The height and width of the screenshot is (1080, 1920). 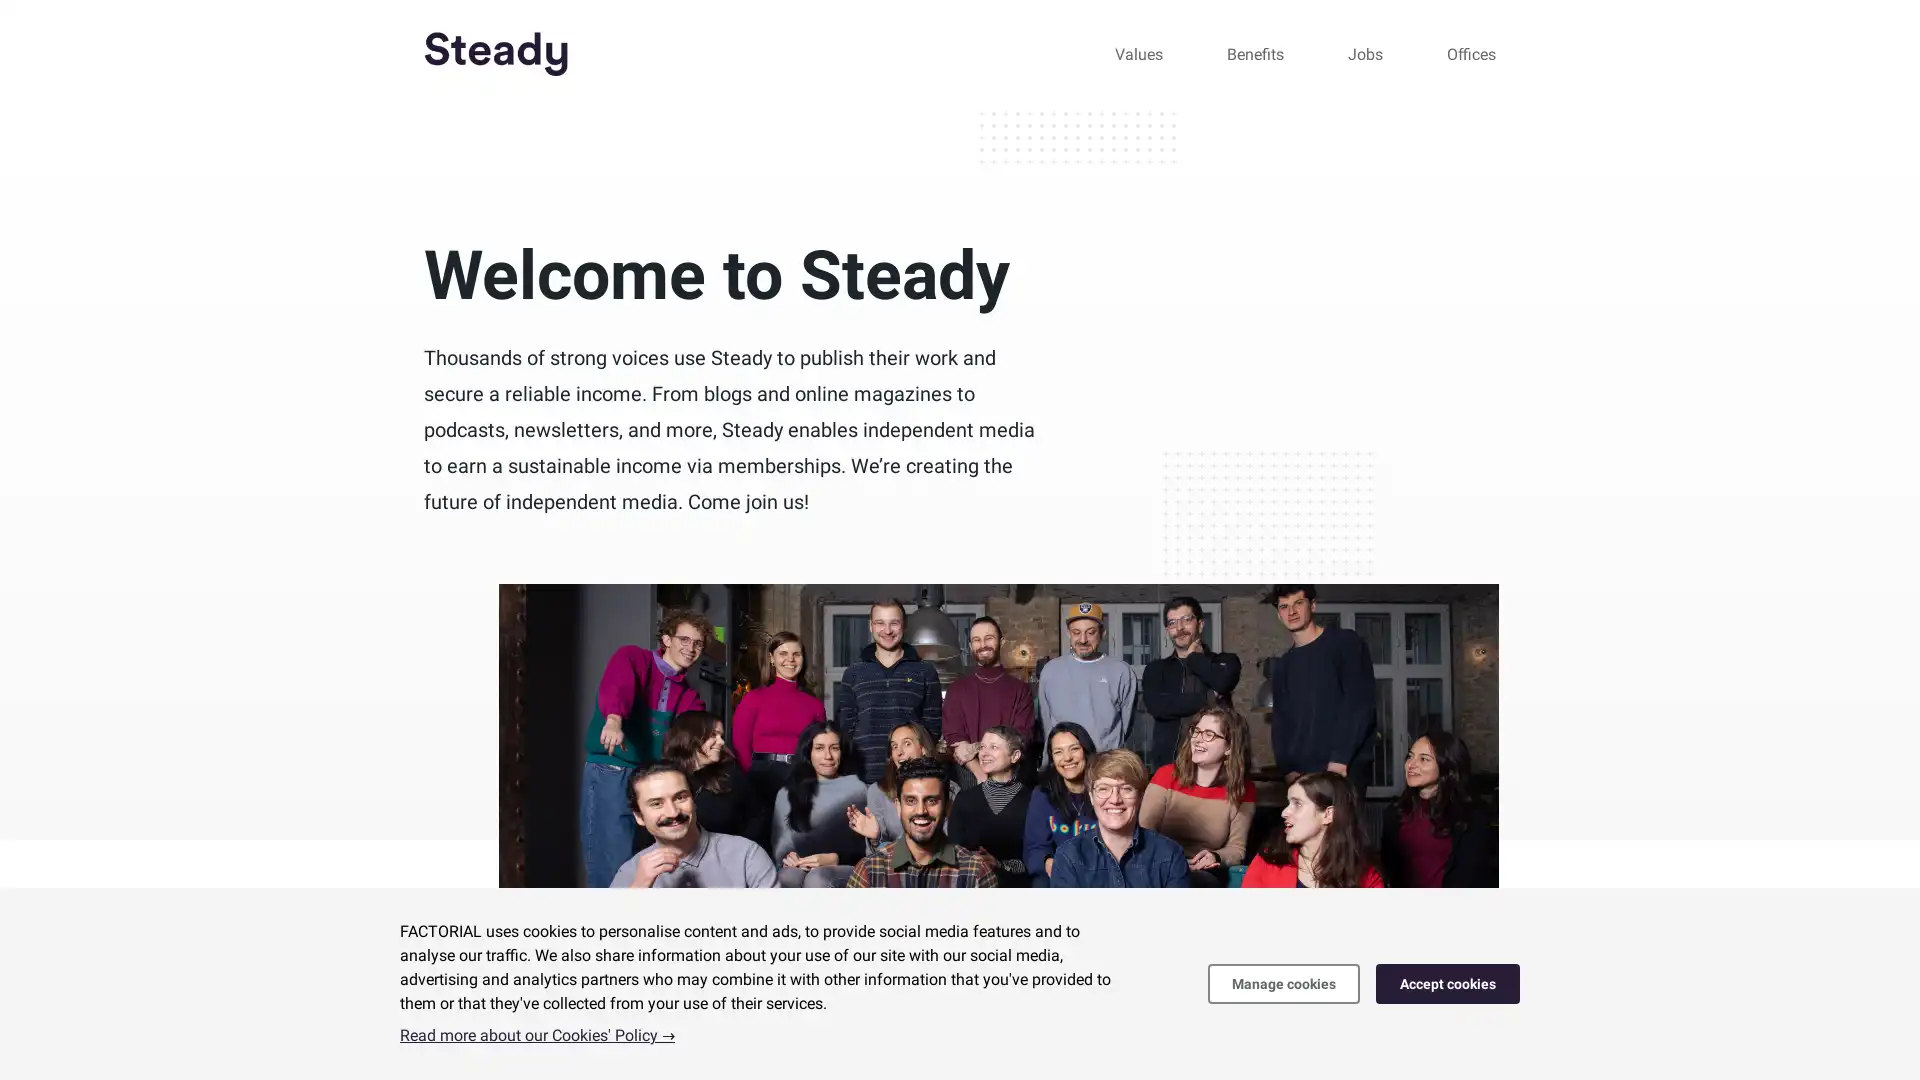 What do you see at coordinates (1283, 982) in the screenshot?
I see `Manage cookies` at bounding box center [1283, 982].